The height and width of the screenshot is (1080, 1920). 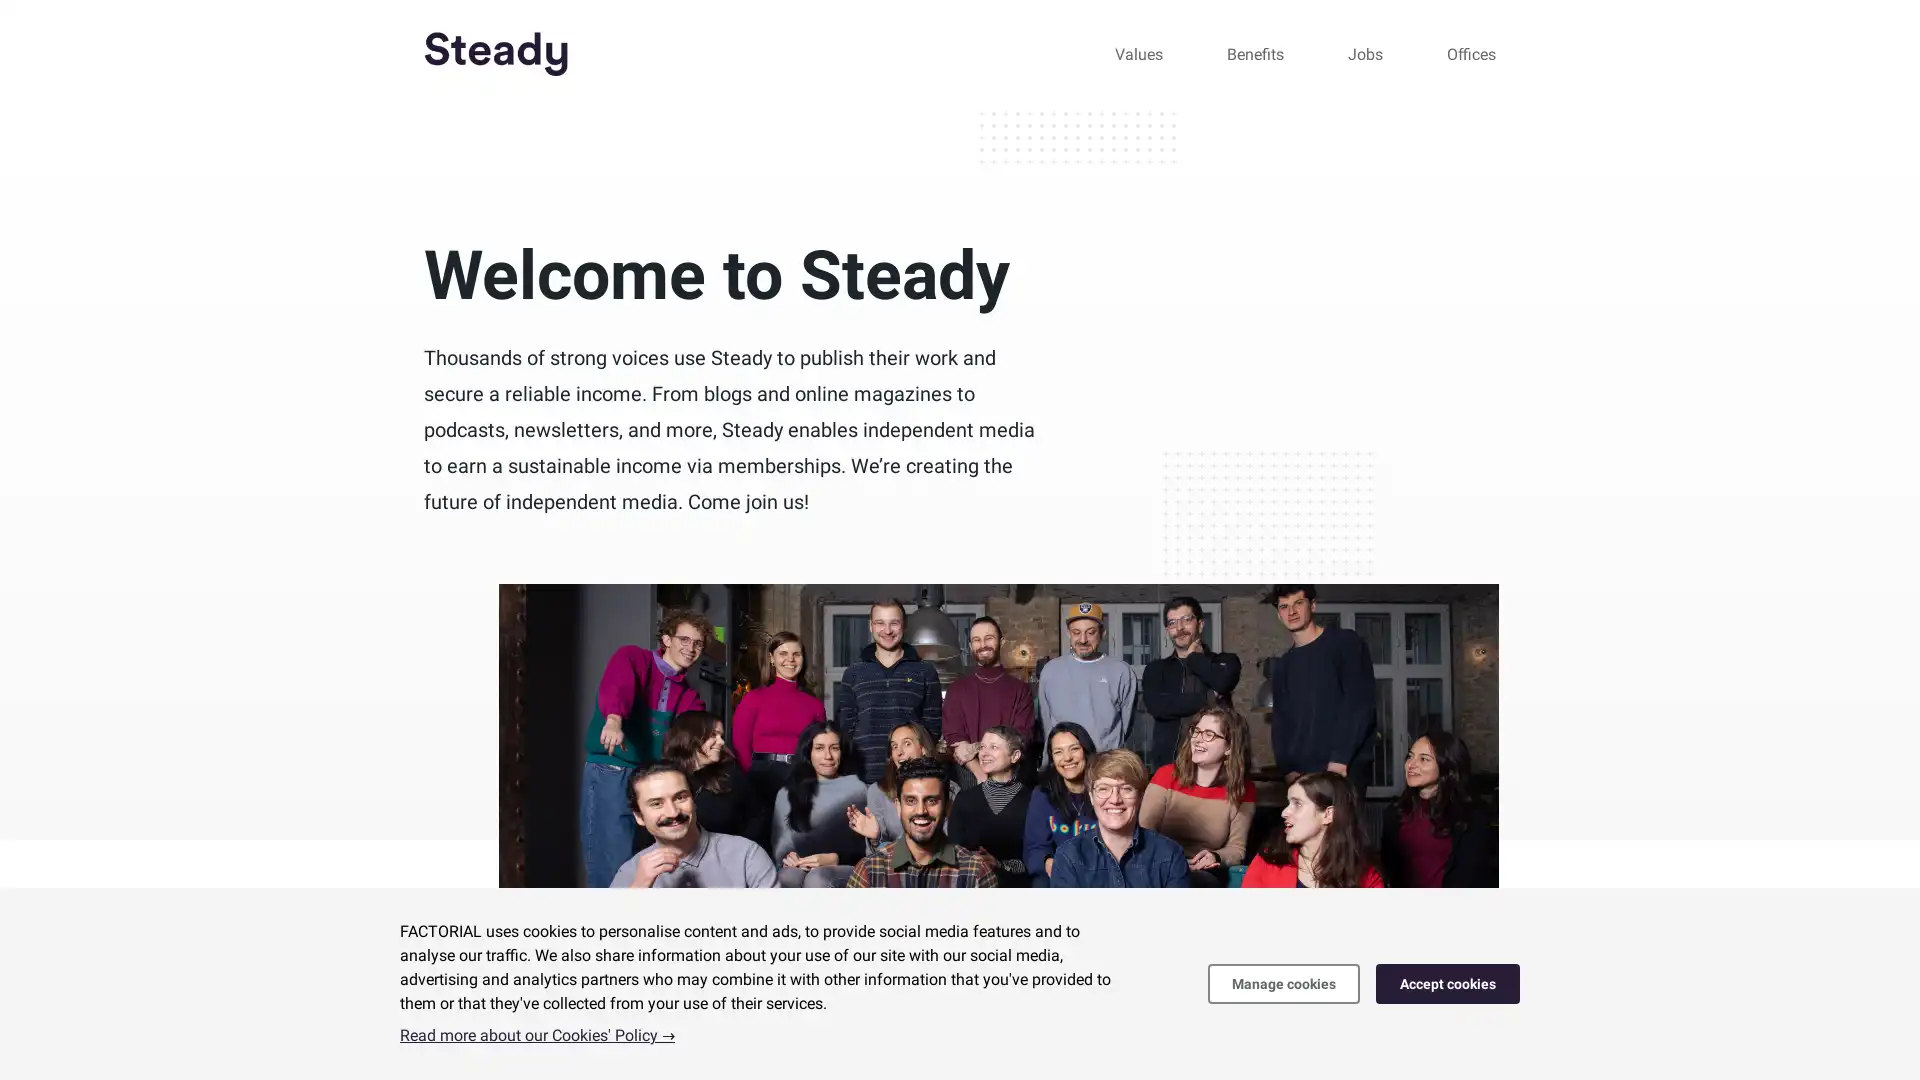 What do you see at coordinates (1283, 982) in the screenshot?
I see `Manage cookies` at bounding box center [1283, 982].